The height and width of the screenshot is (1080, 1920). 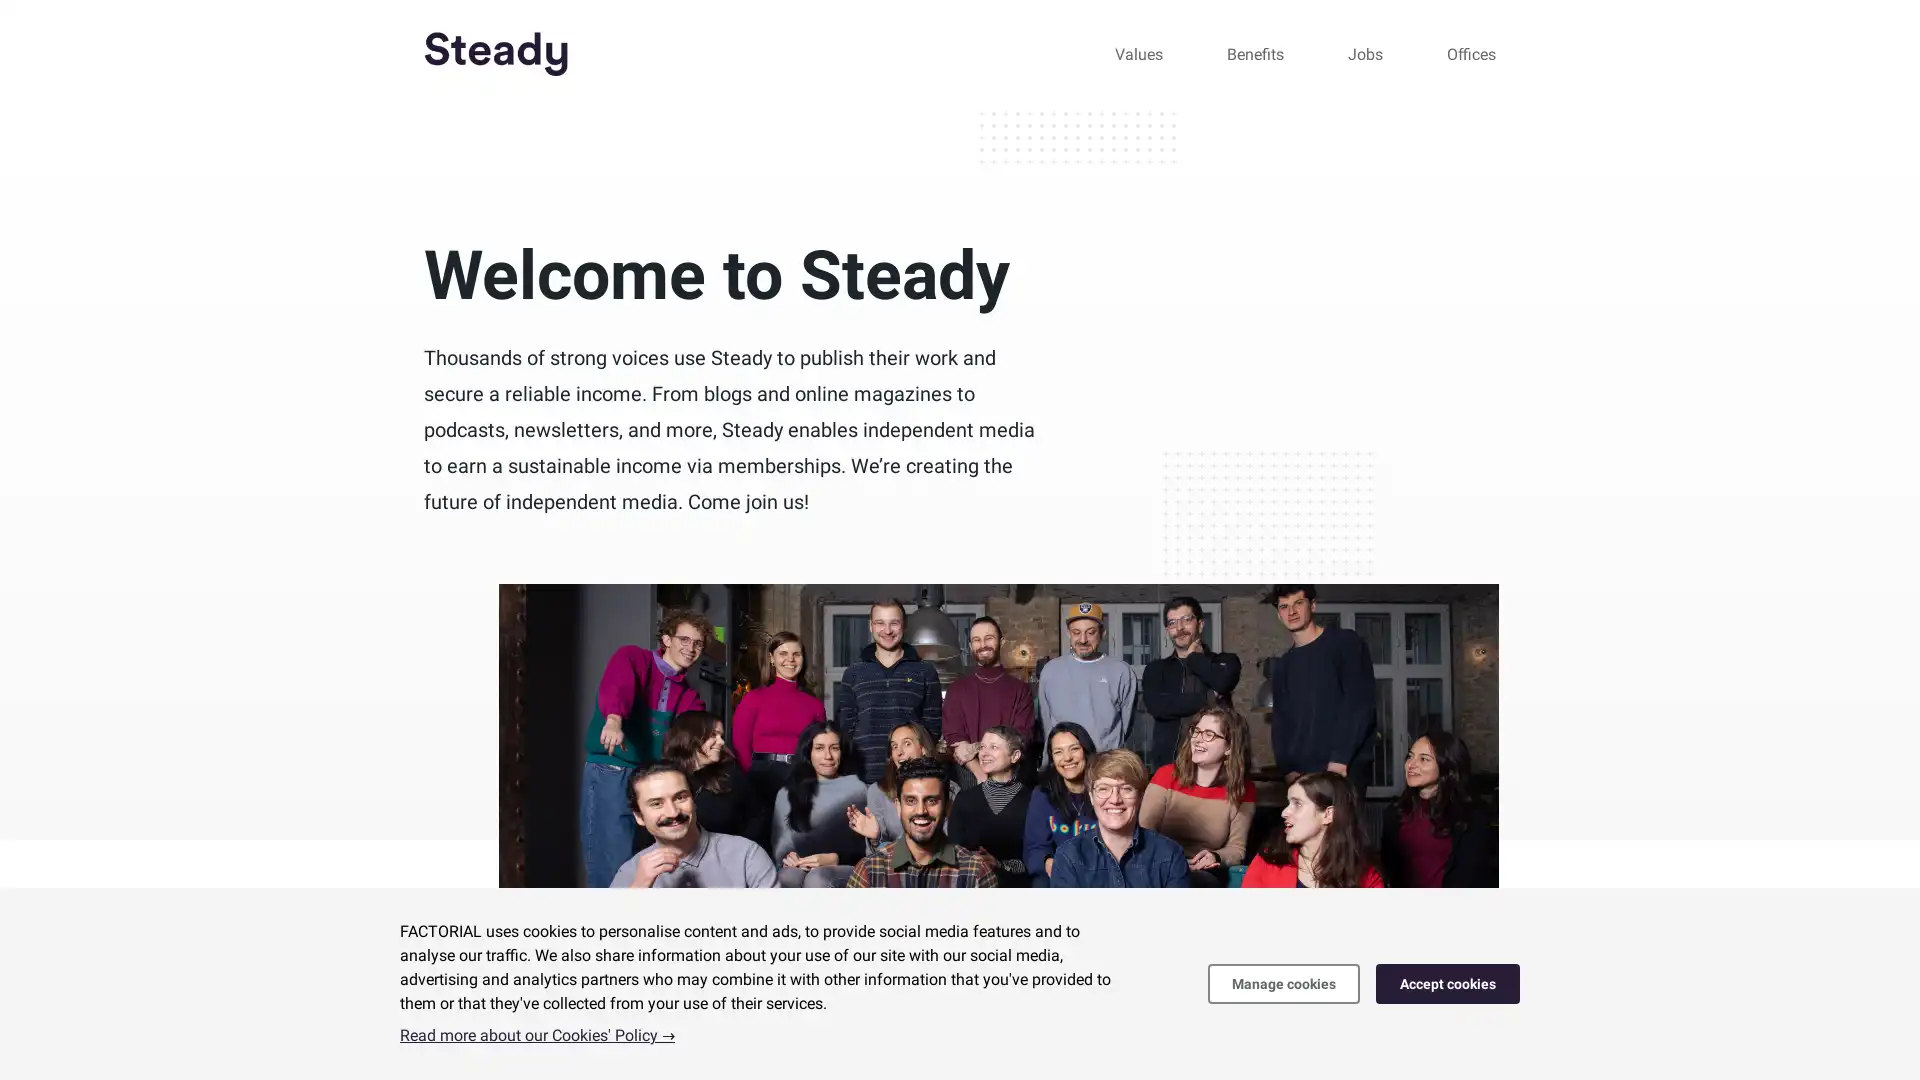 What do you see at coordinates (1283, 982) in the screenshot?
I see `Manage cookies` at bounding box center [1283, 982].